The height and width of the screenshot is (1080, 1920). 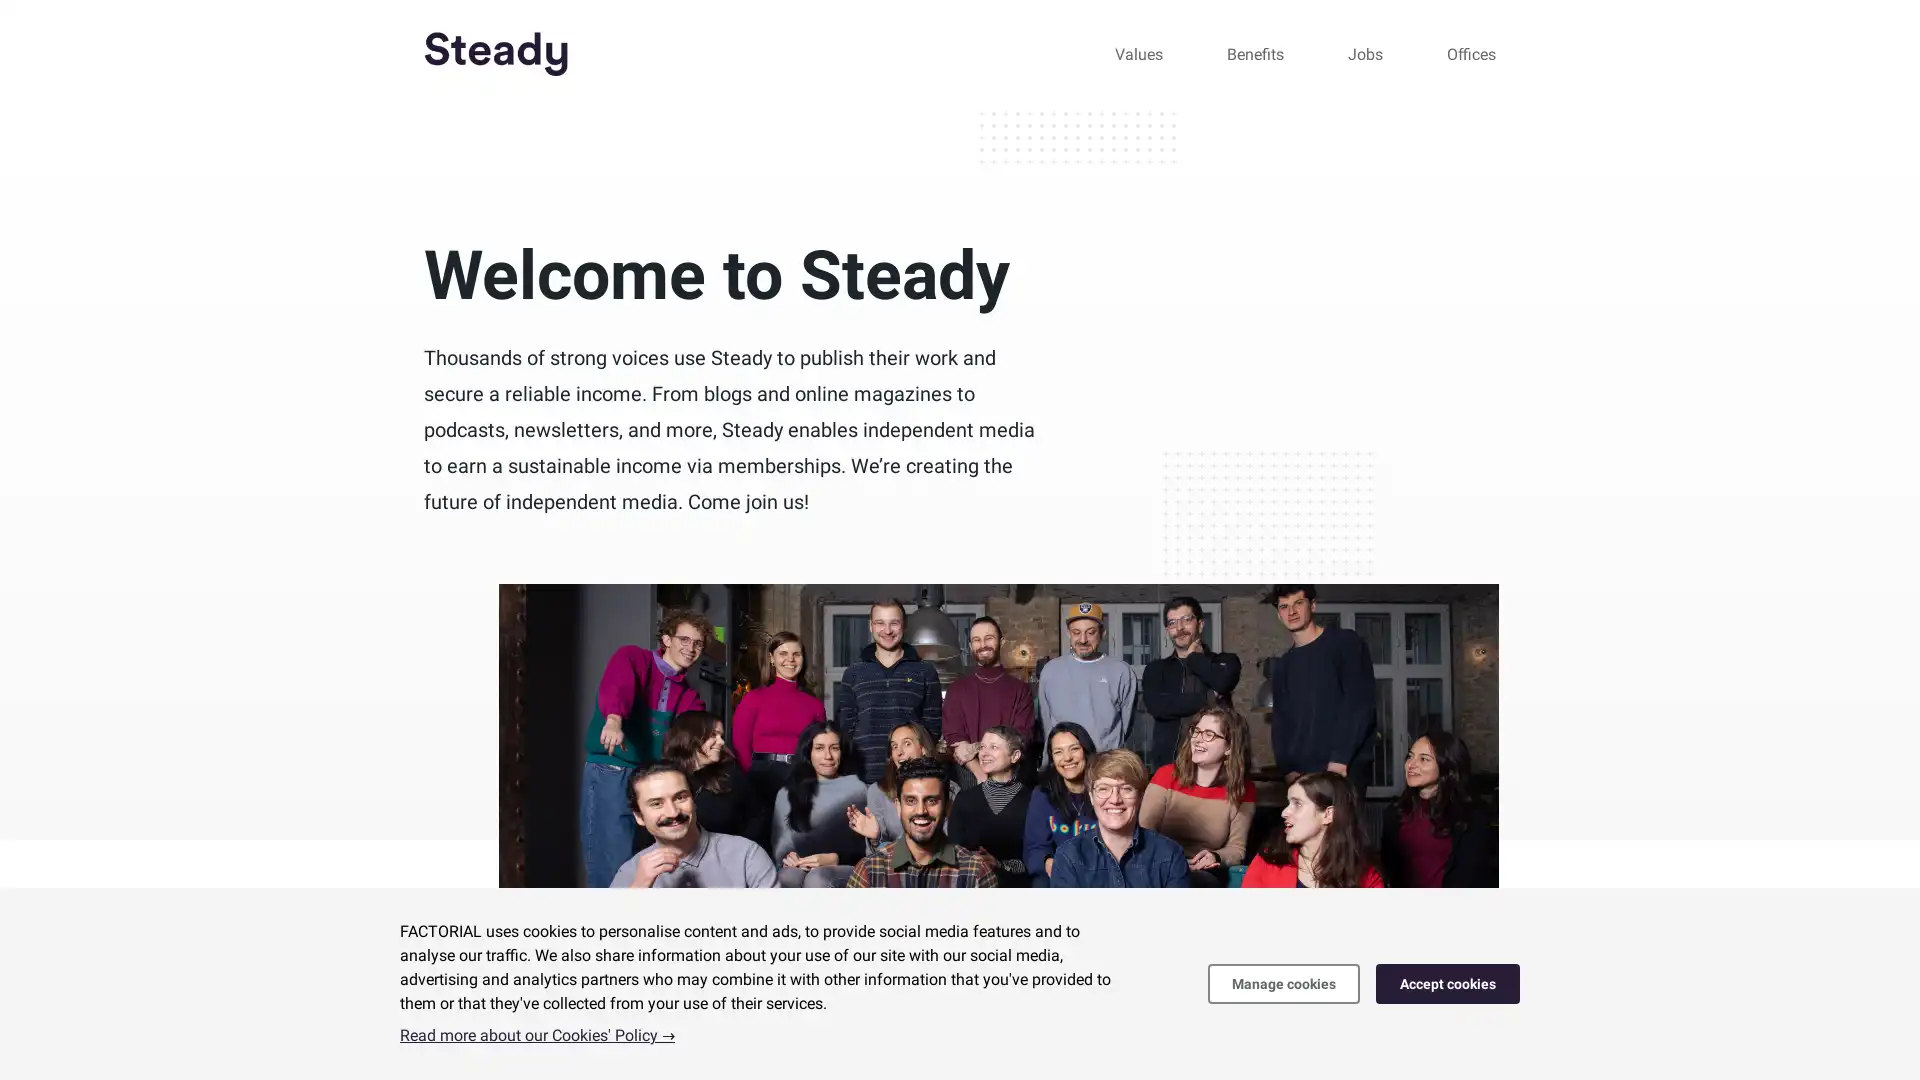 What do you see at coordinates (1283, 982) in the screenshot?
I see `Manage cookies` at bounding box center [1283, 982].